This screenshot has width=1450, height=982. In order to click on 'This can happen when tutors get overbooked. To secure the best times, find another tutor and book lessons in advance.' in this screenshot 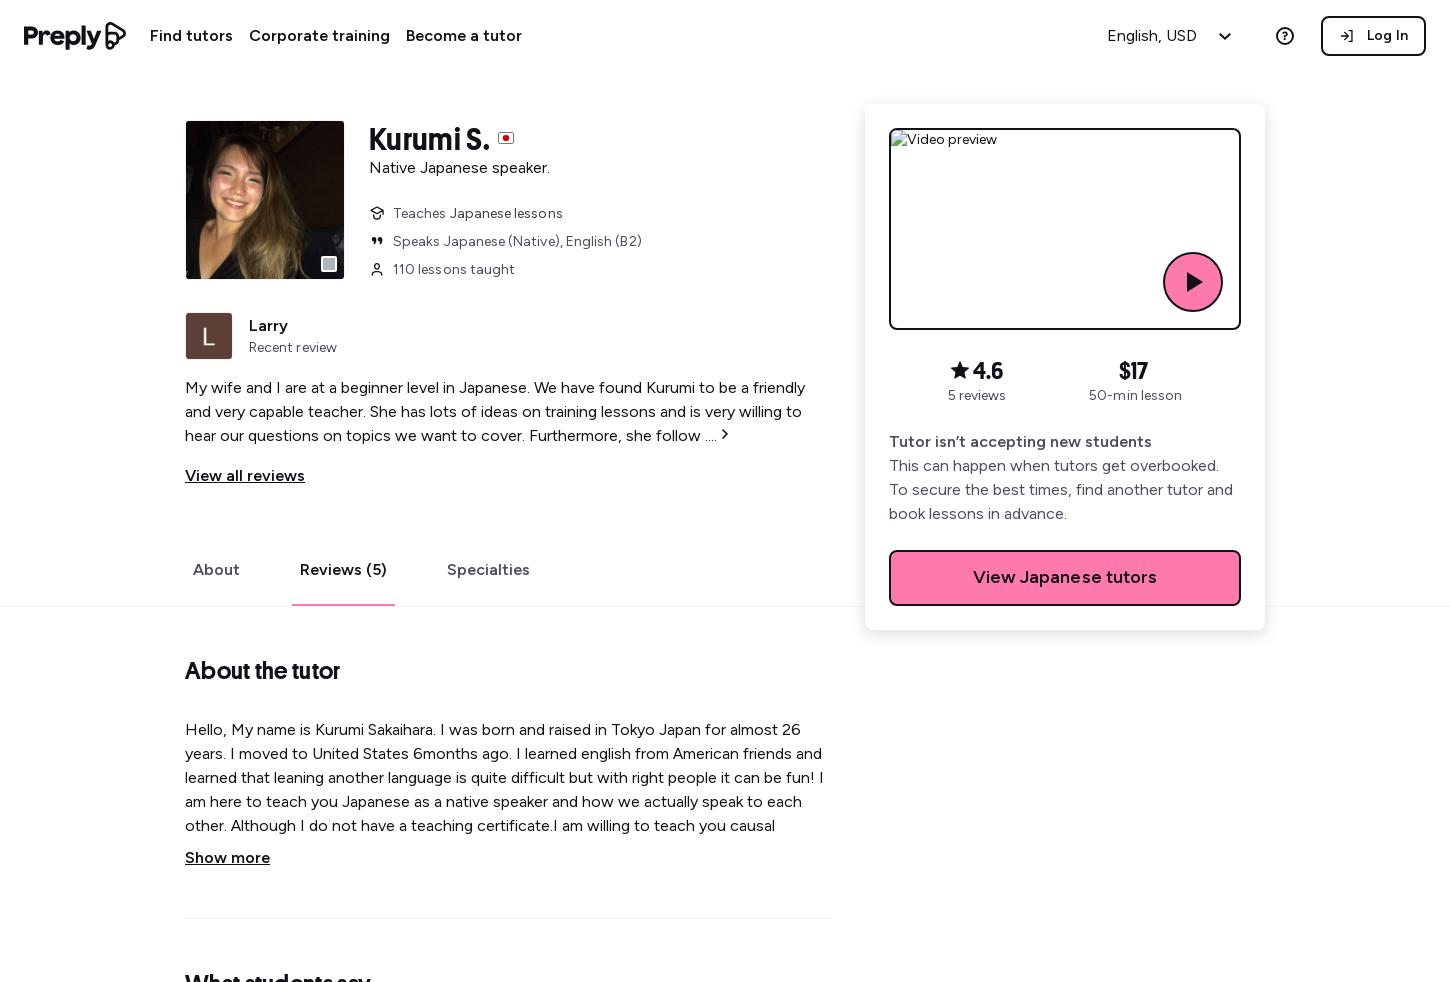, I will do `click(1060, 489)`.